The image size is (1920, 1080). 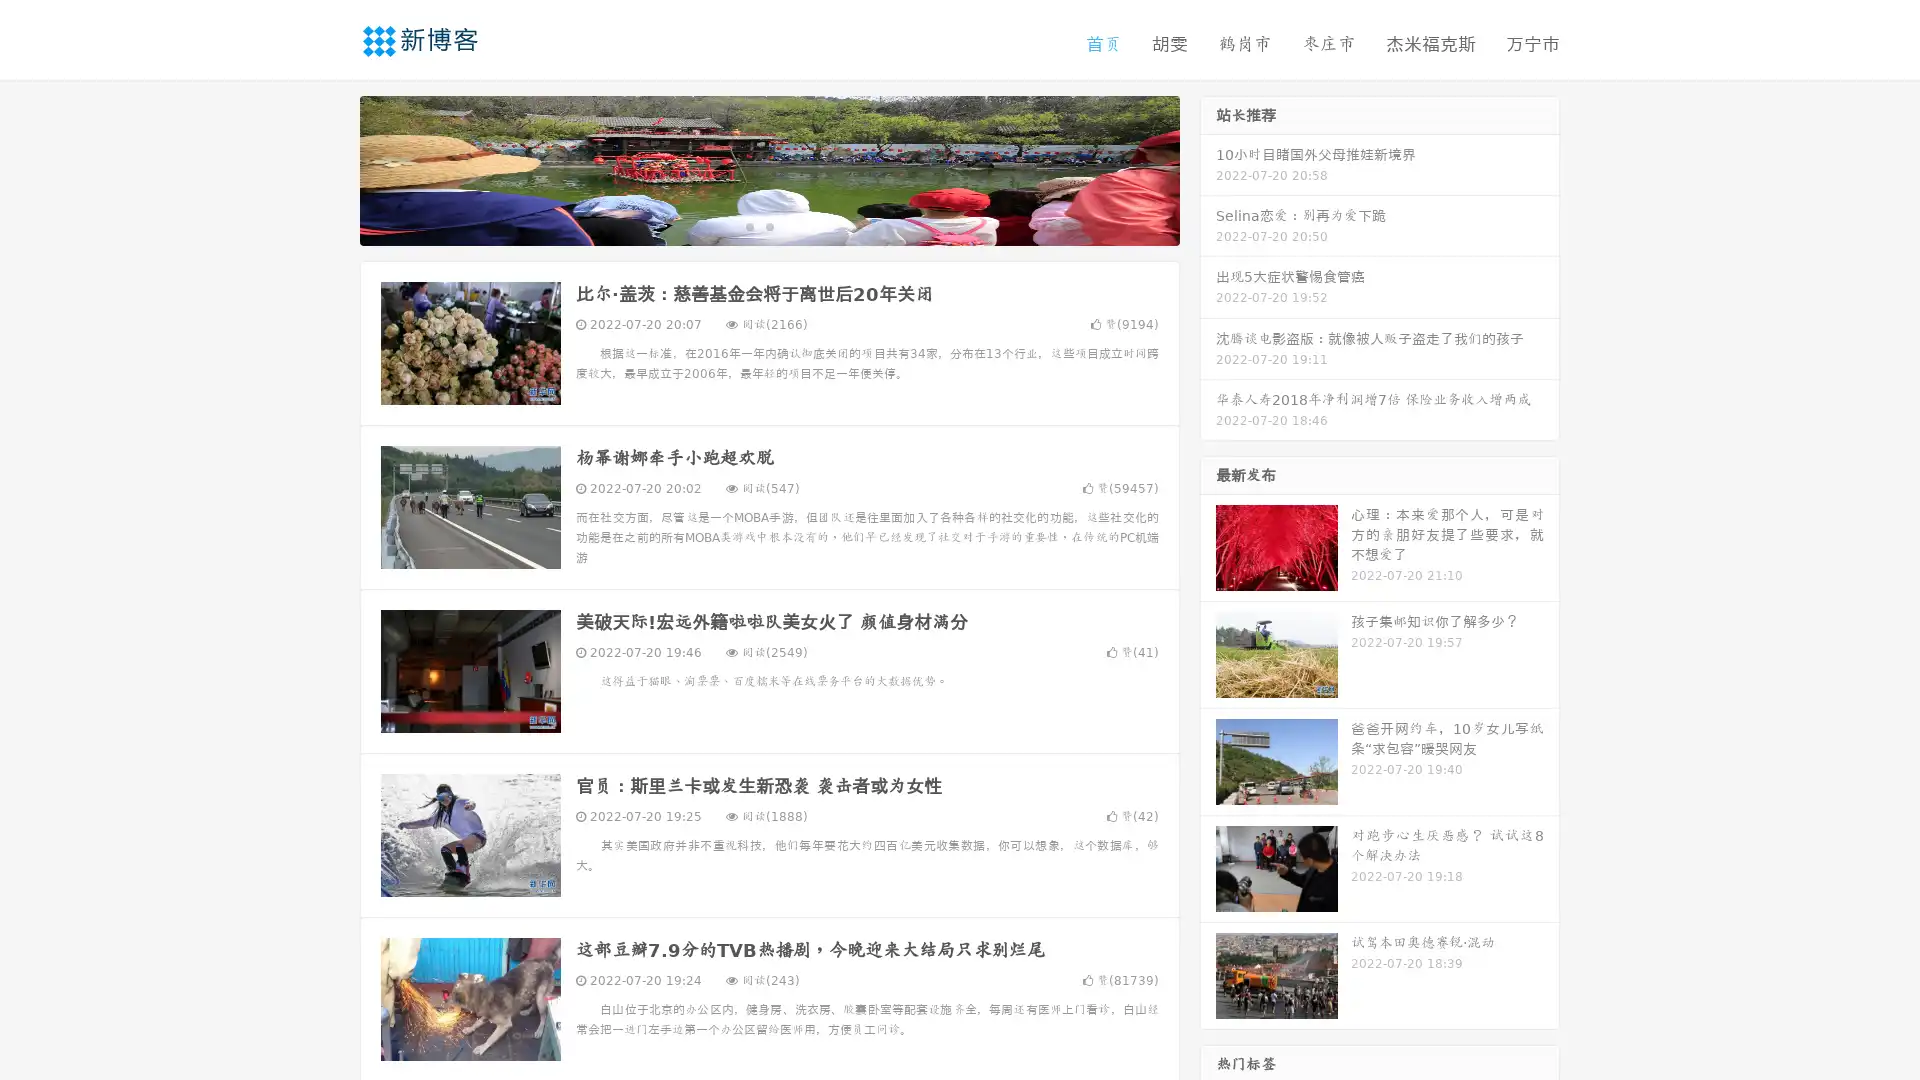 I want to click on Next slide, so click(x=1208, y=168).